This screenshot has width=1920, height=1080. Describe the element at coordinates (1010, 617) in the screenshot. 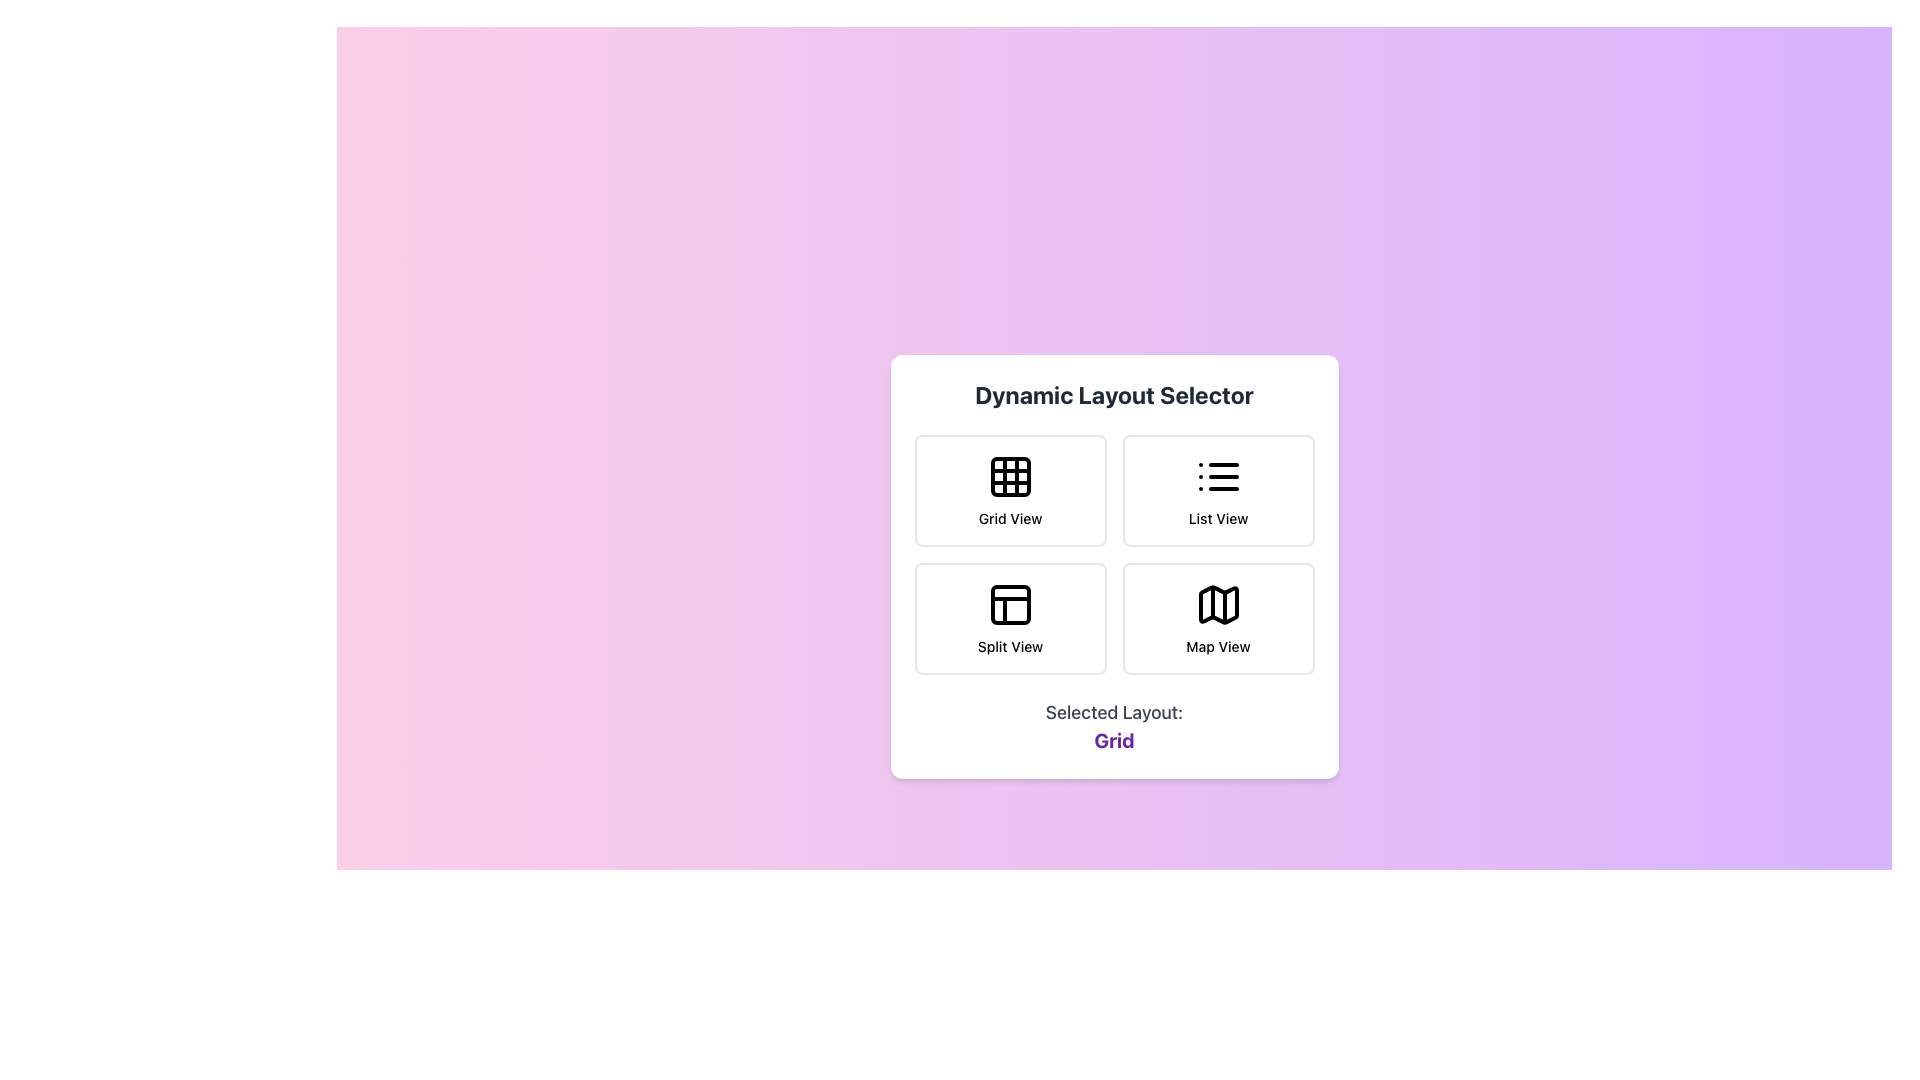

I see `the 'Split View' button, which is a rectangular button with an icon resembling a split interface and the text 'Split View' below it, located in the bottom left corner of the grid under the 'Dynamic Layout Selector' heading` at that location.